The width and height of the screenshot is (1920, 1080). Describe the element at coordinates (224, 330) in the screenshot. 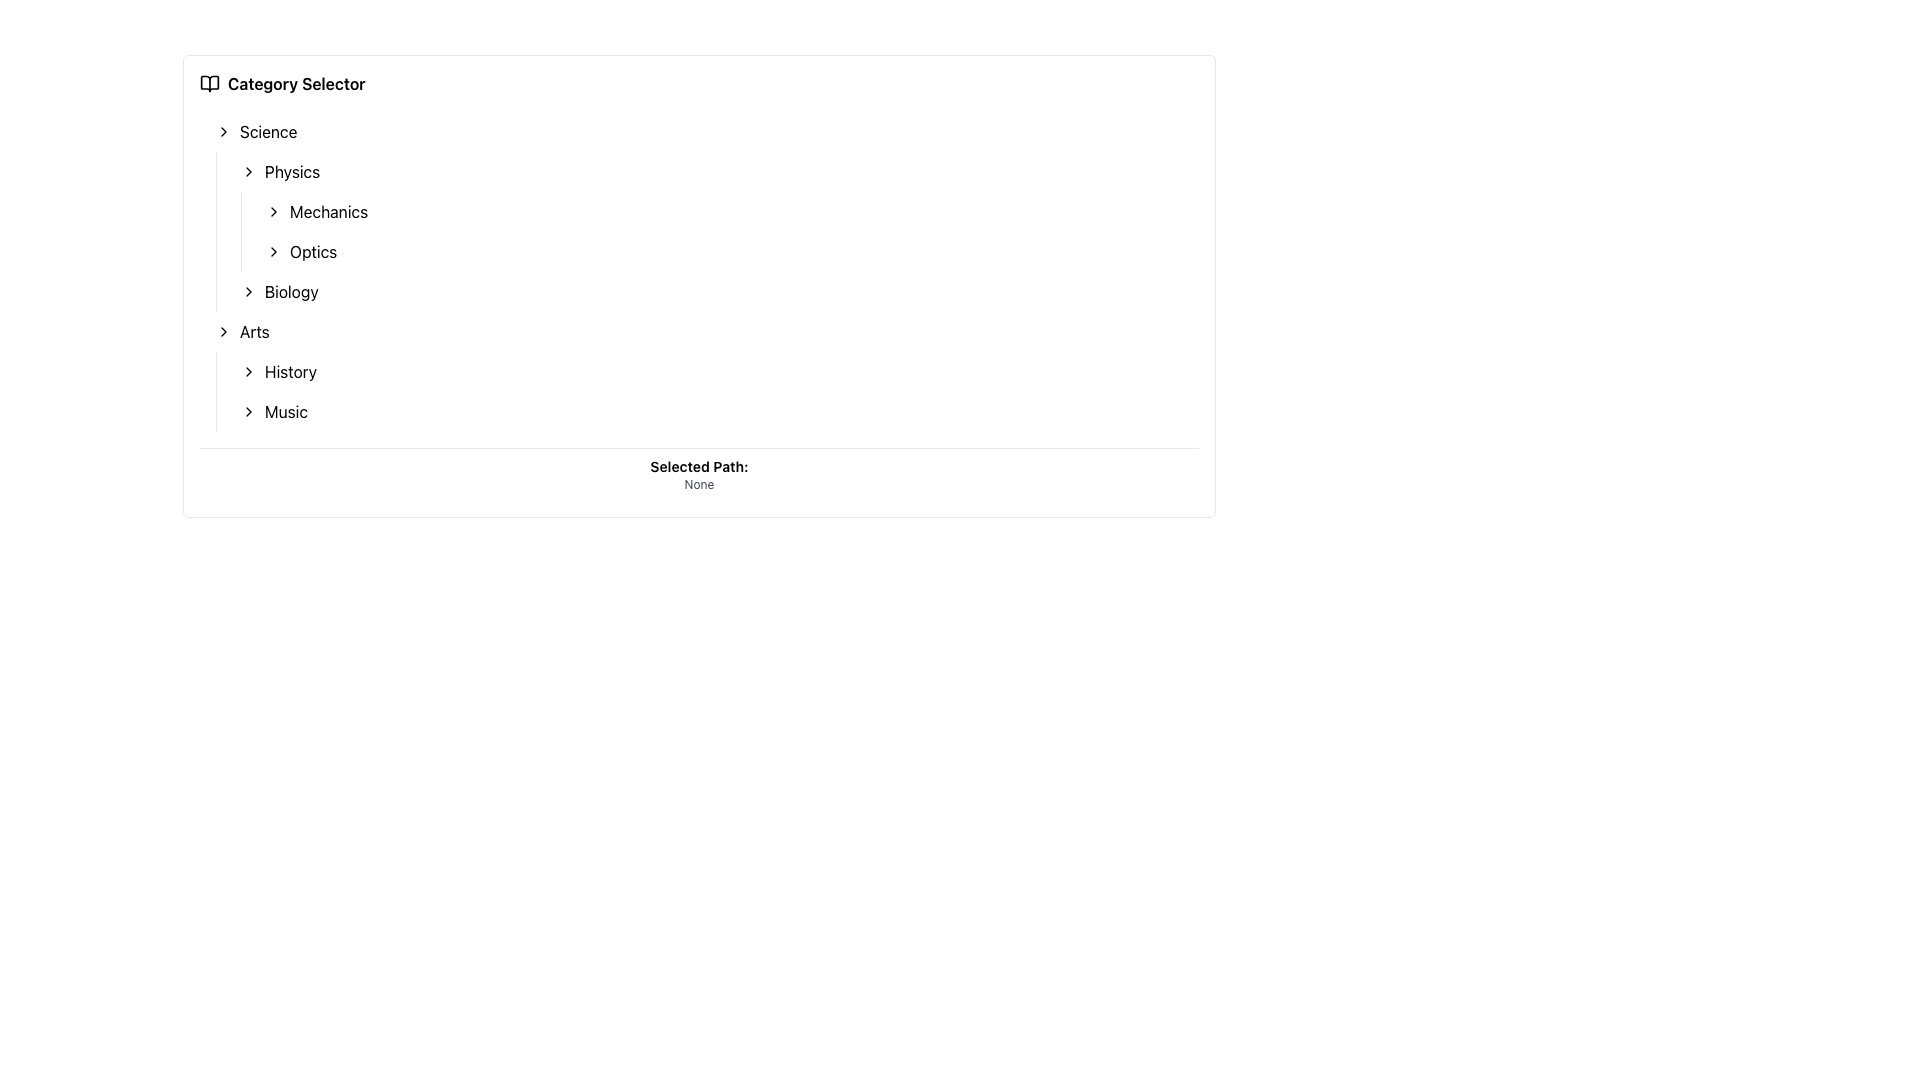

I see `the rightward-pointing chevron icon located to the left of the 'Arts' text` at that location.